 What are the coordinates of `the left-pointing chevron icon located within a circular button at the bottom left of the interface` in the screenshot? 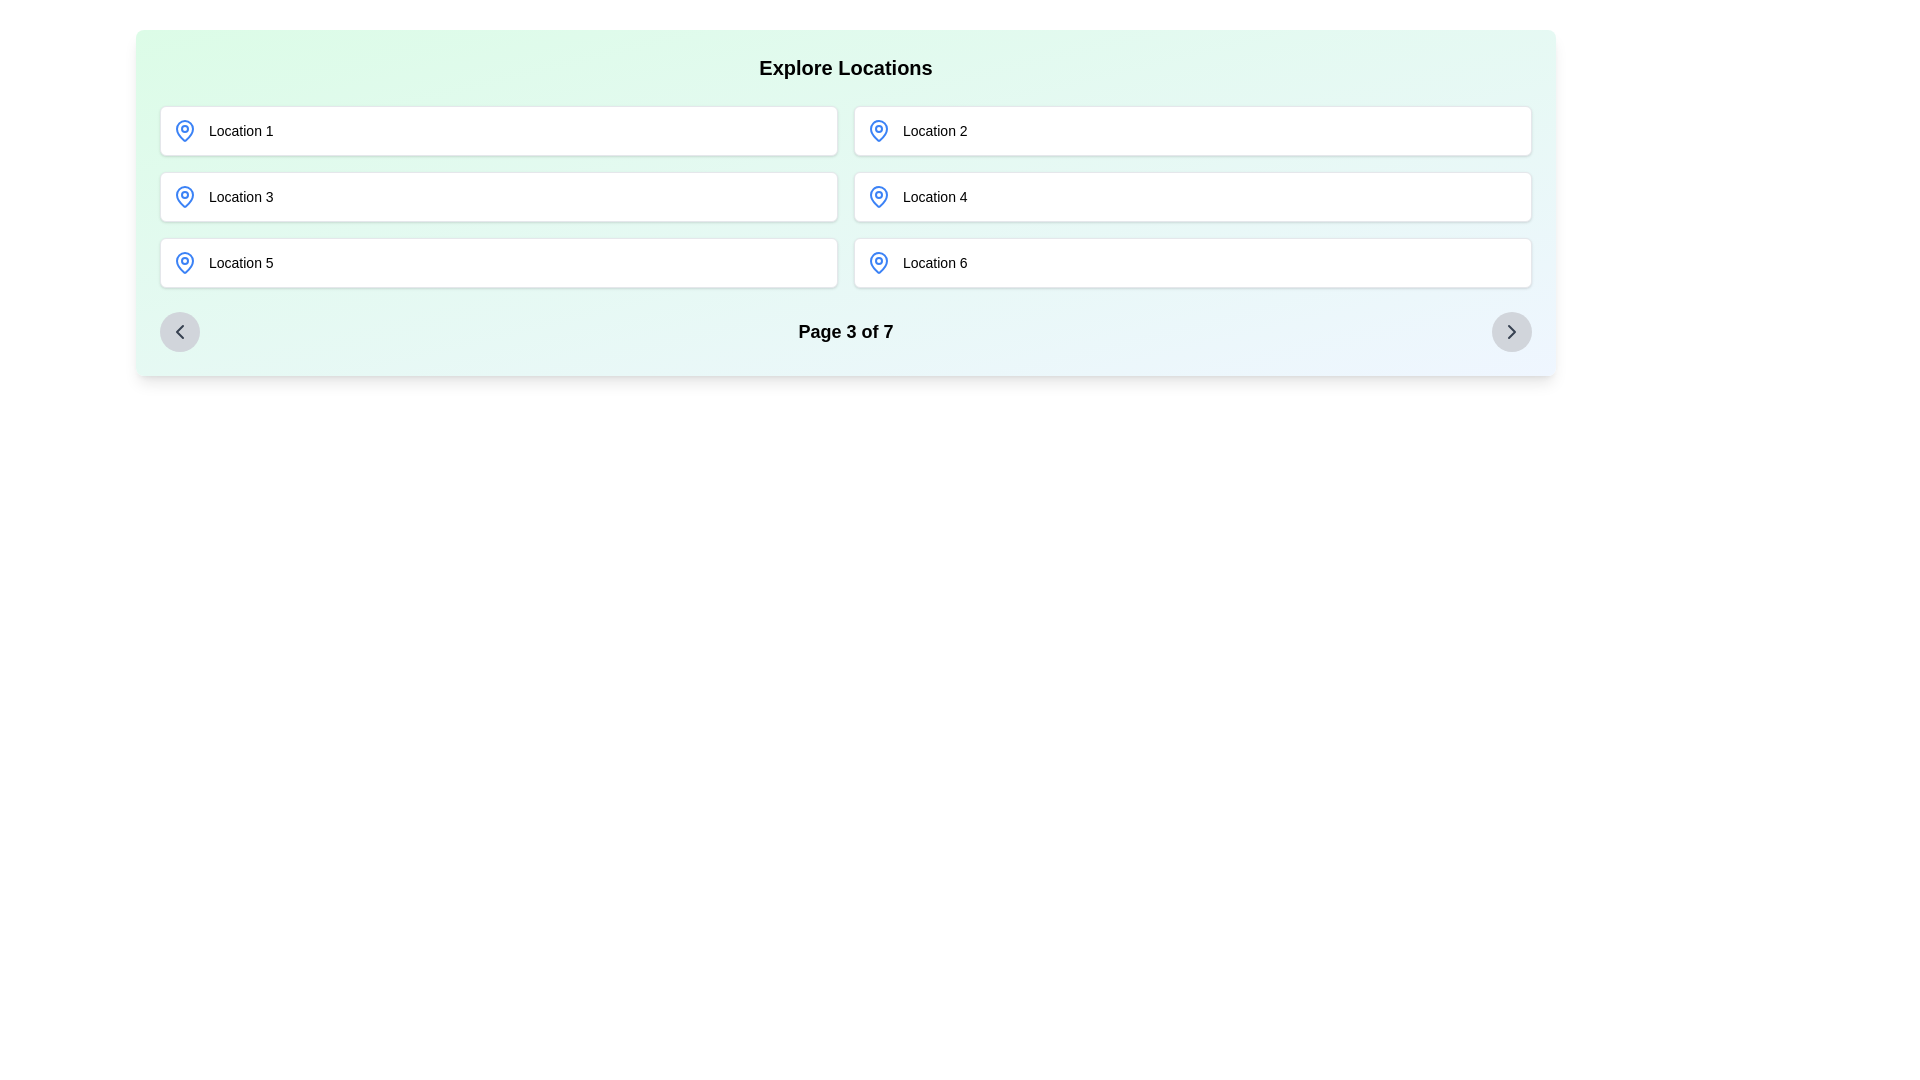 It's located at (180, 330).